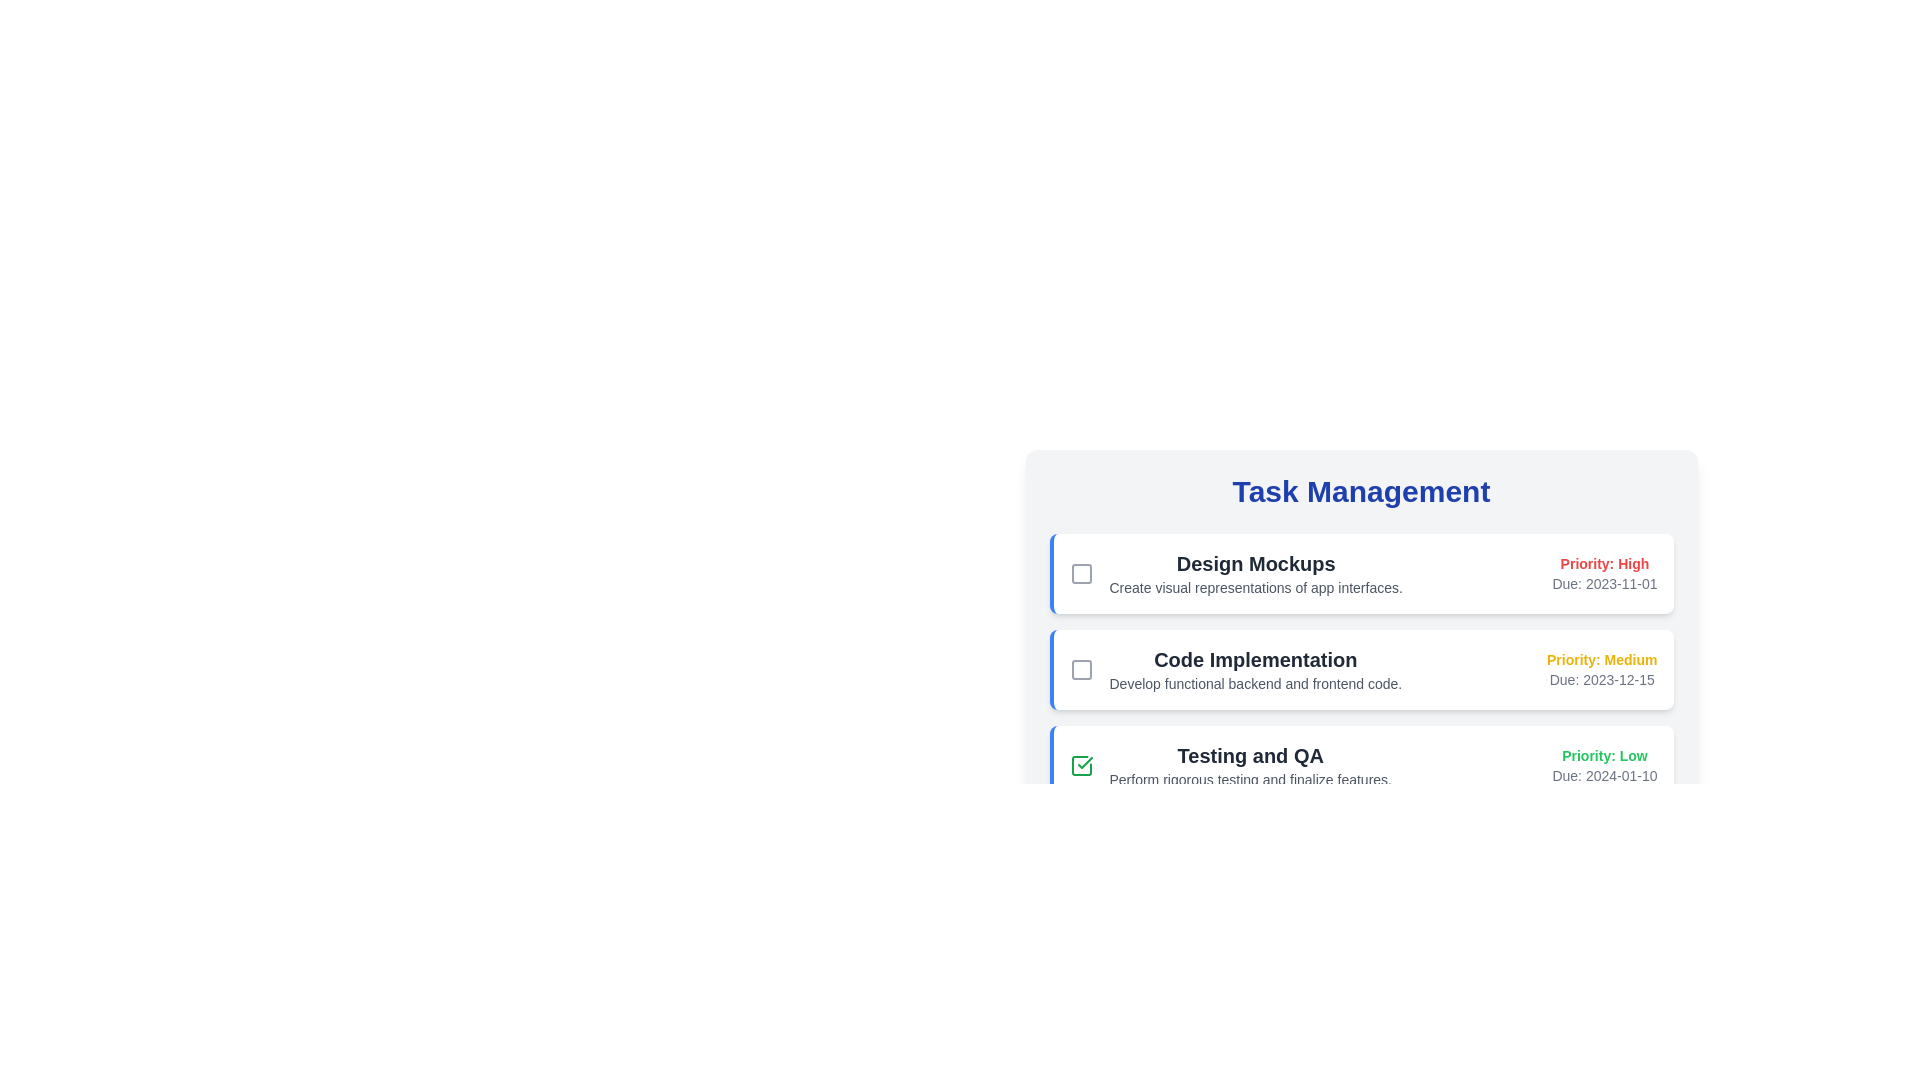  Describe the element at coordinates (1255, 586) in the screenshot. I see `Text label that provides additional context for the 'Design Mockups' task located under the title within the first task entry of the 'Task Management' section` at that location.